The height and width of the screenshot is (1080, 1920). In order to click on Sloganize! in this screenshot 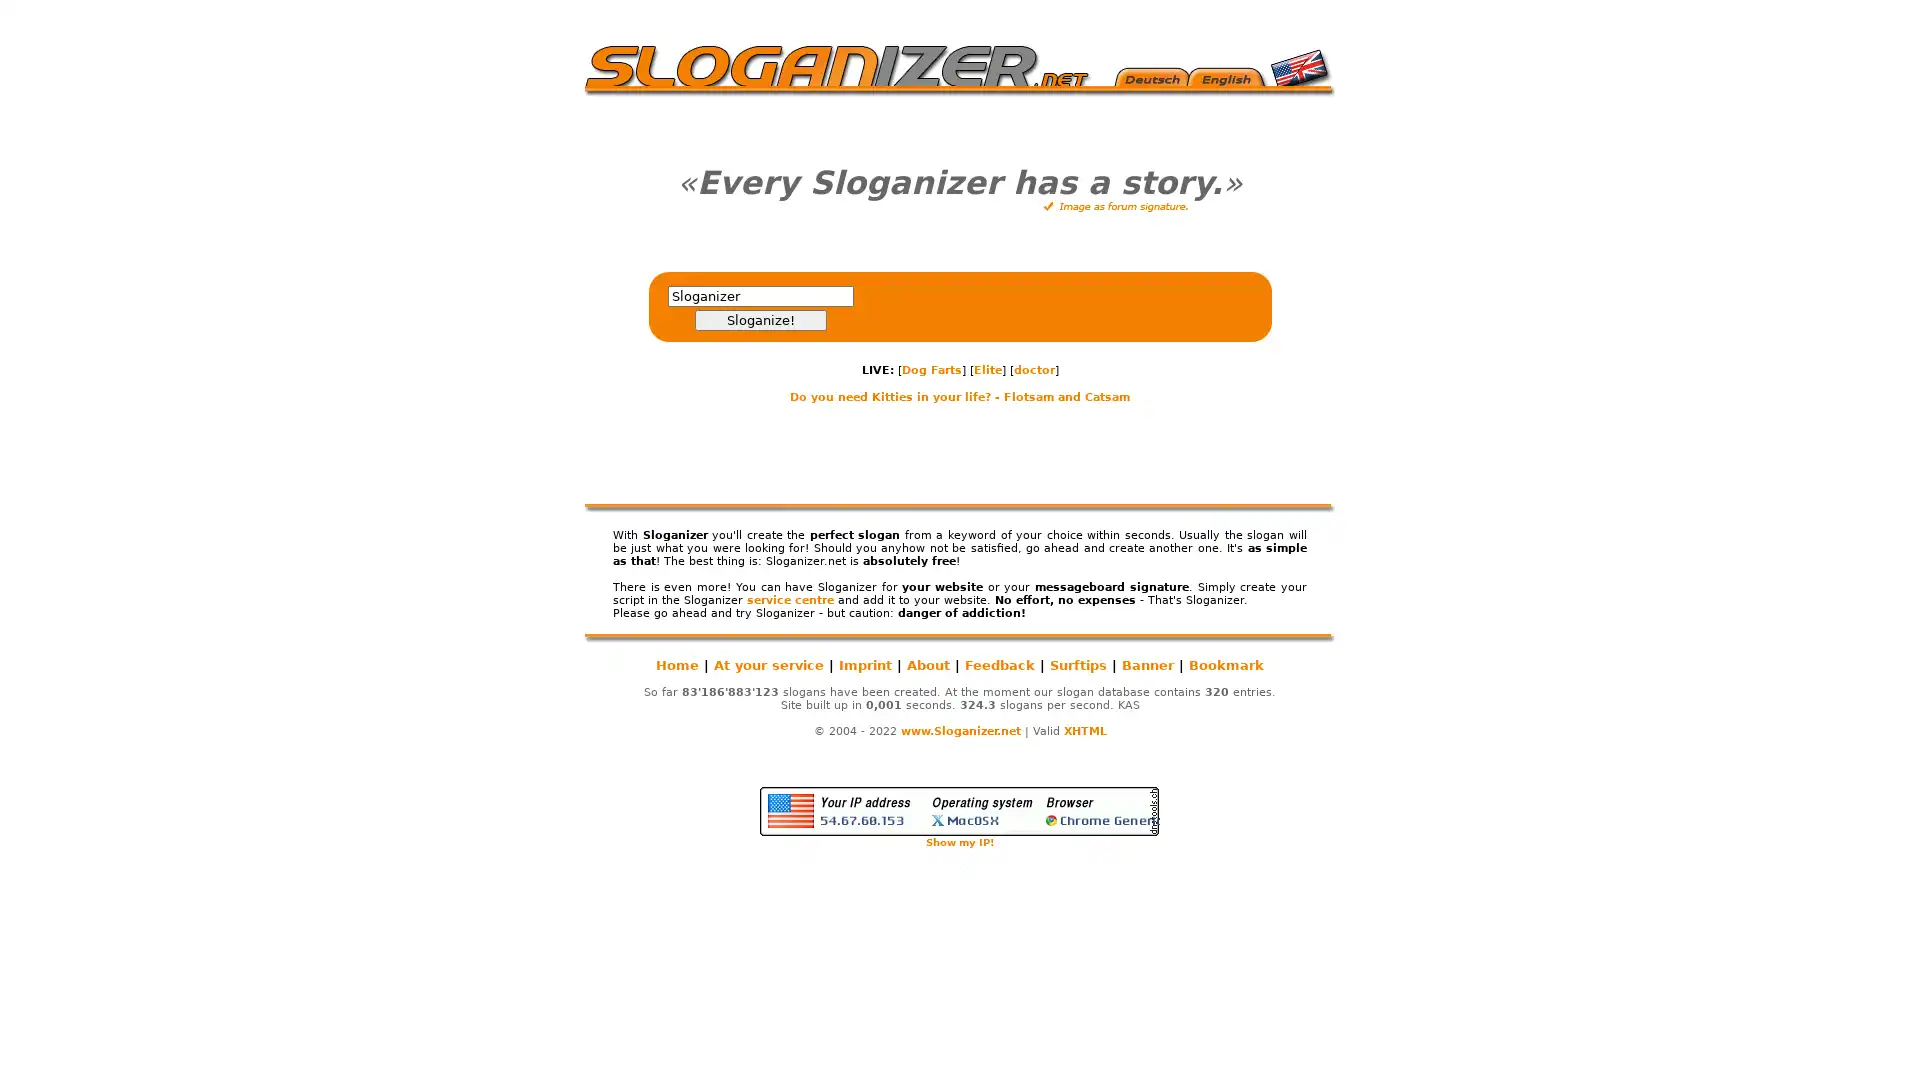, I will do `click(758, 319)`.